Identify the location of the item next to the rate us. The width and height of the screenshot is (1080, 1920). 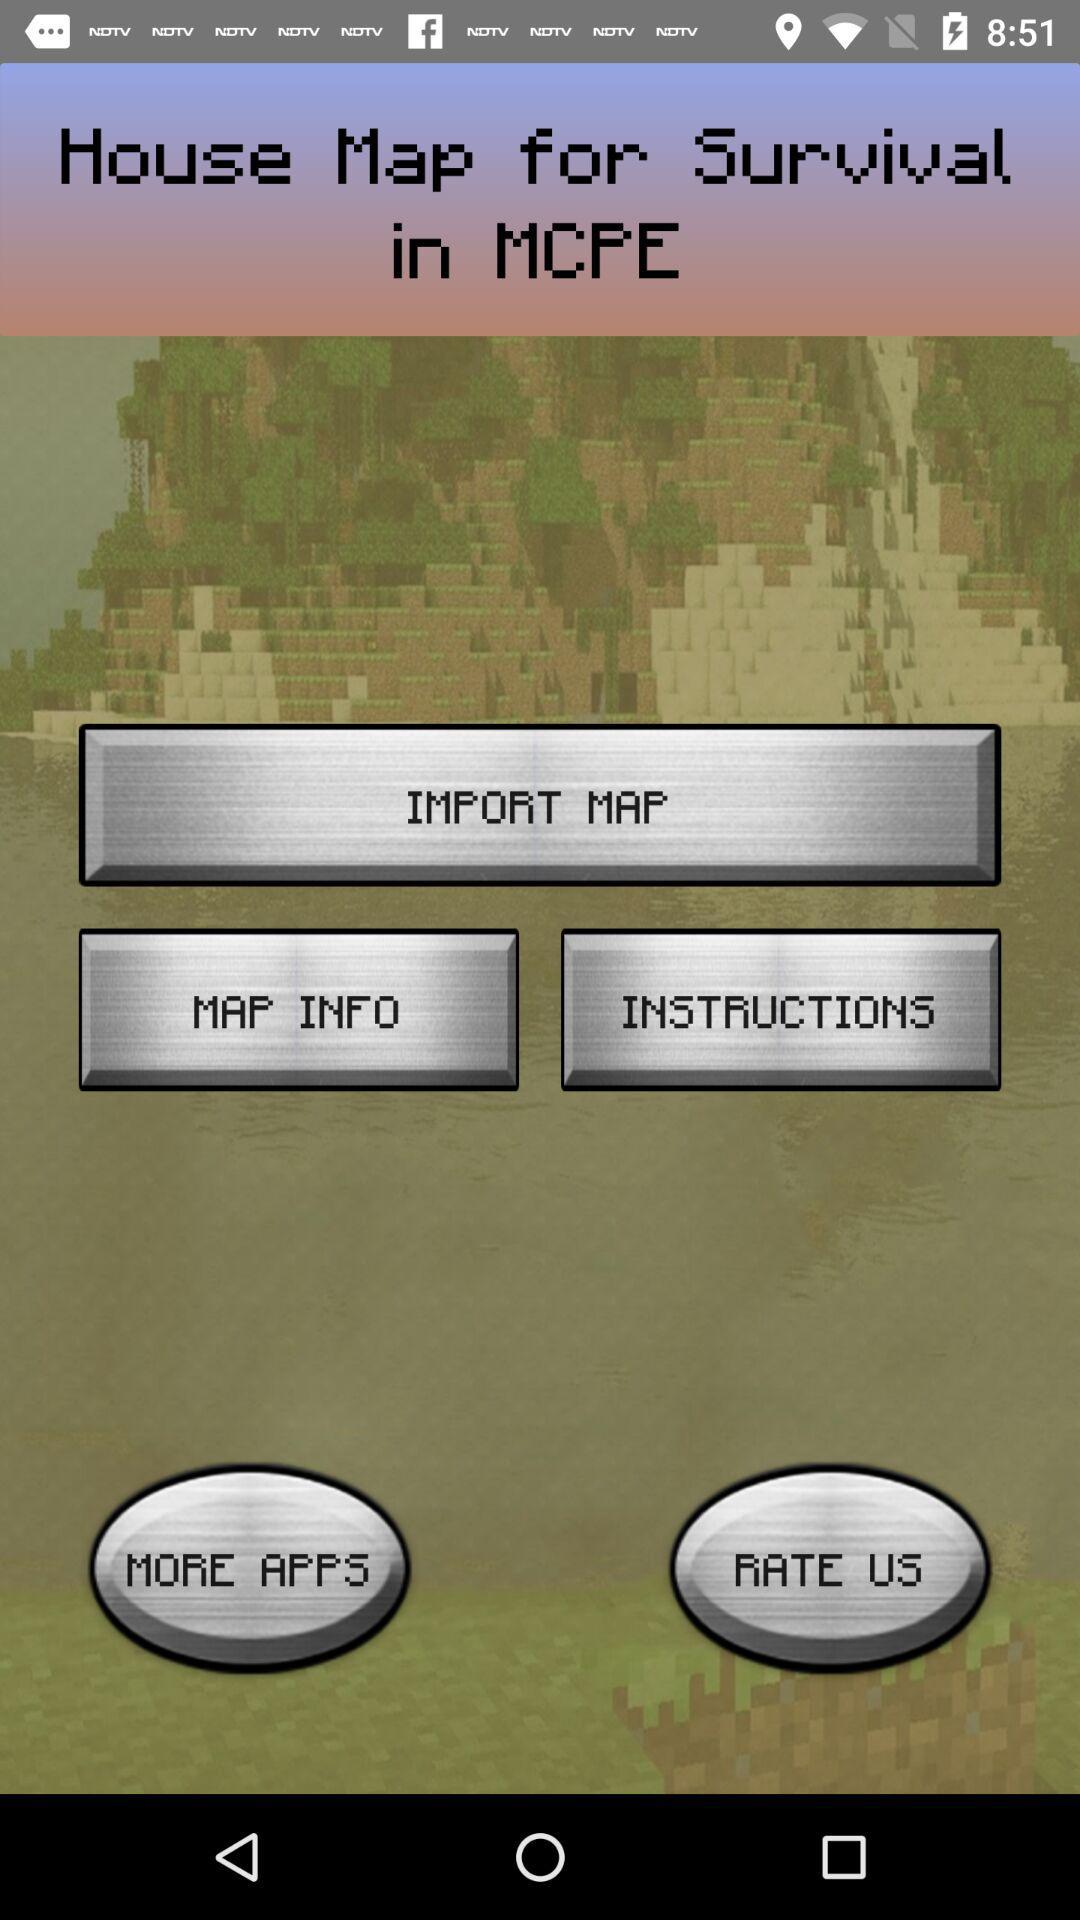
(248, 1567).